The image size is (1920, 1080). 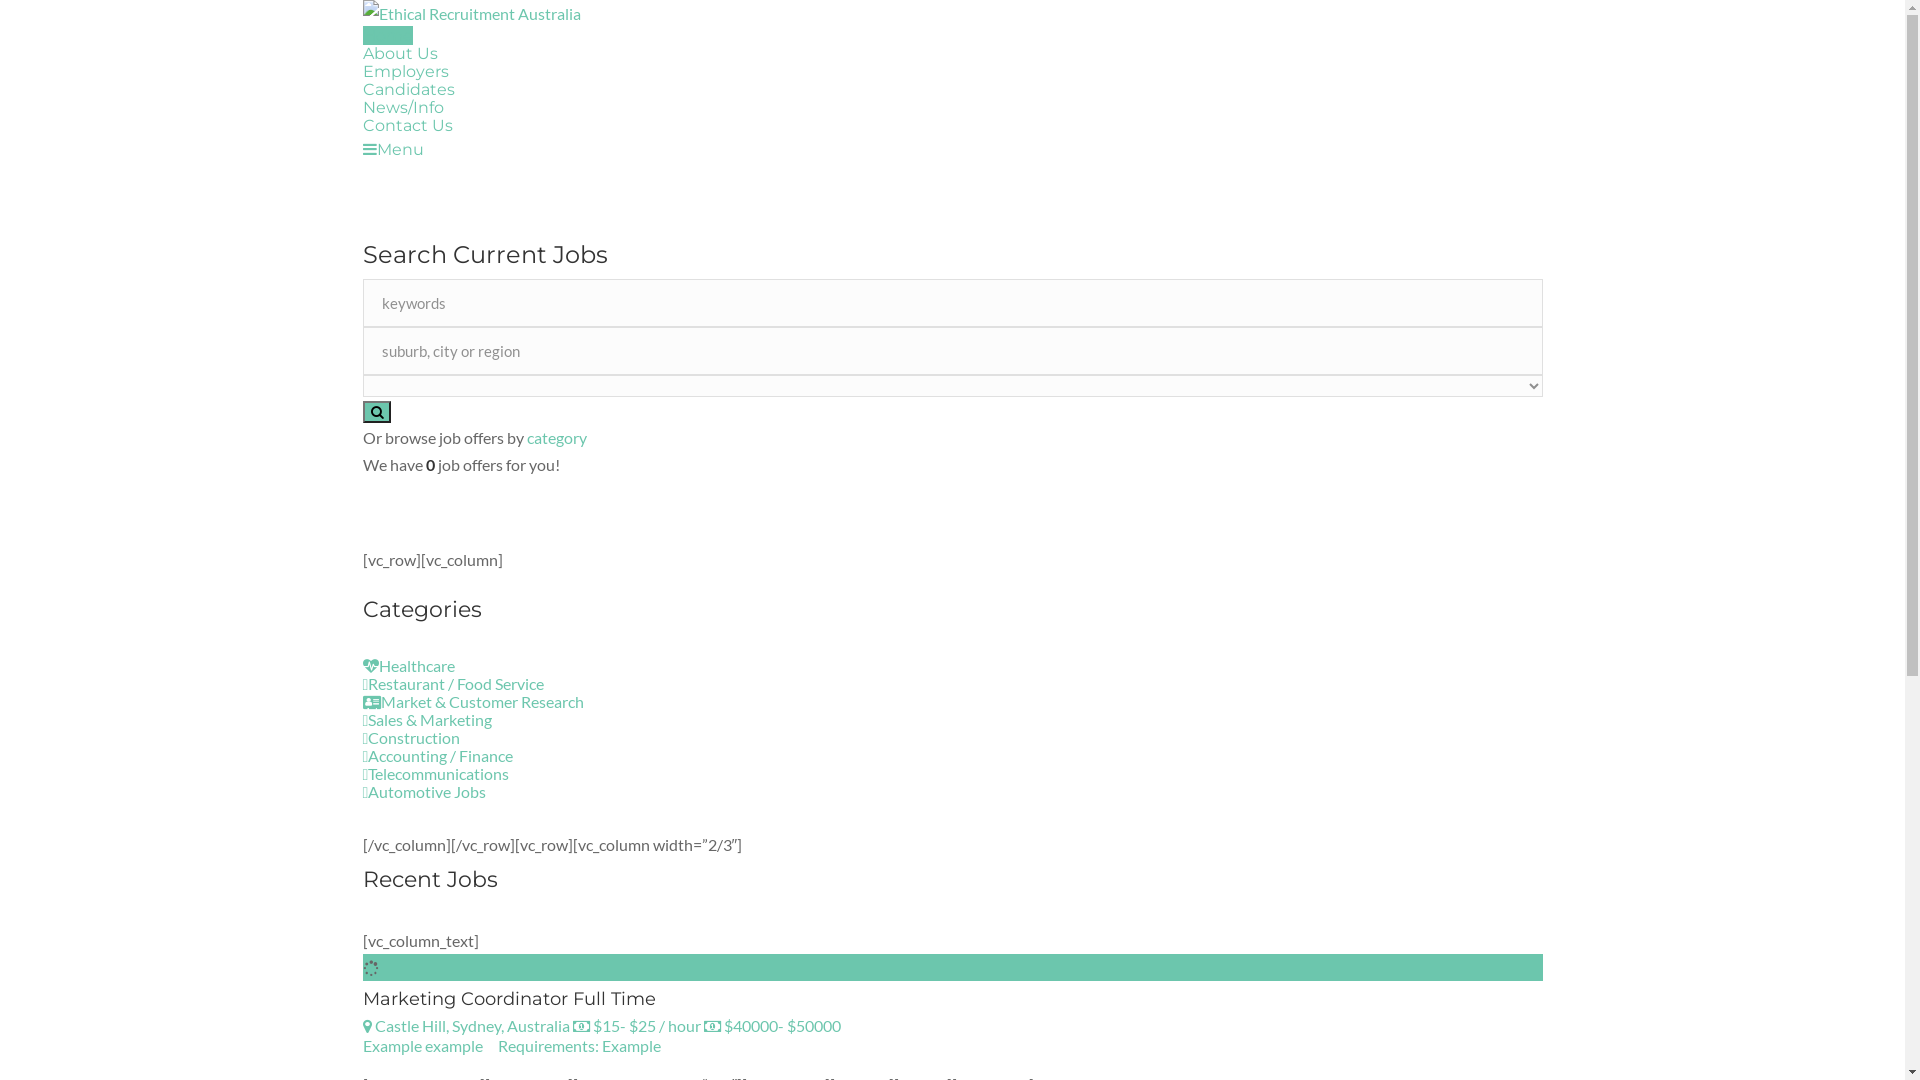 I want to click on 'Restaurant / Food Service', so click(x=451, y=682).